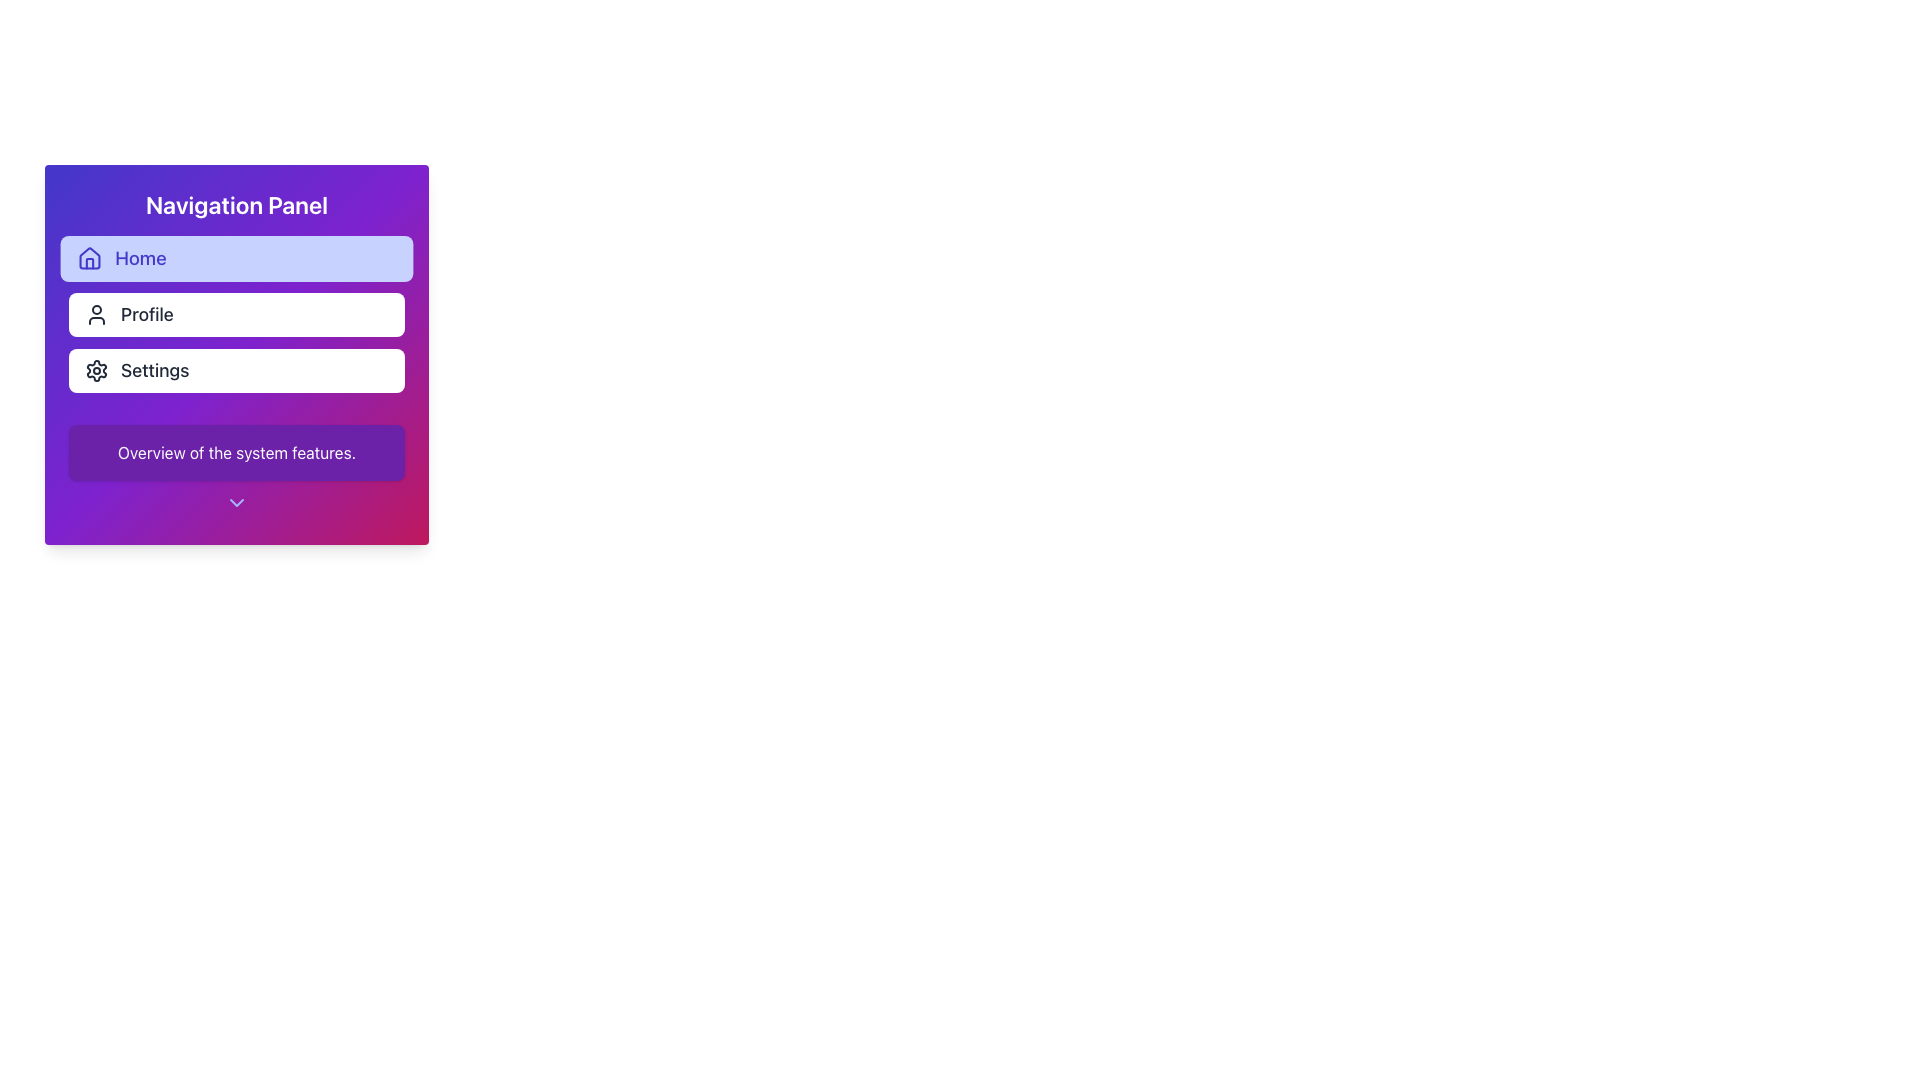  What do you see at coordinates (89, 262) in the screenshot?
I see `the 'Home' icon located at the top of the Navigation Panel, which visually represents the 'Home' function` at bounding box center [89, 262].